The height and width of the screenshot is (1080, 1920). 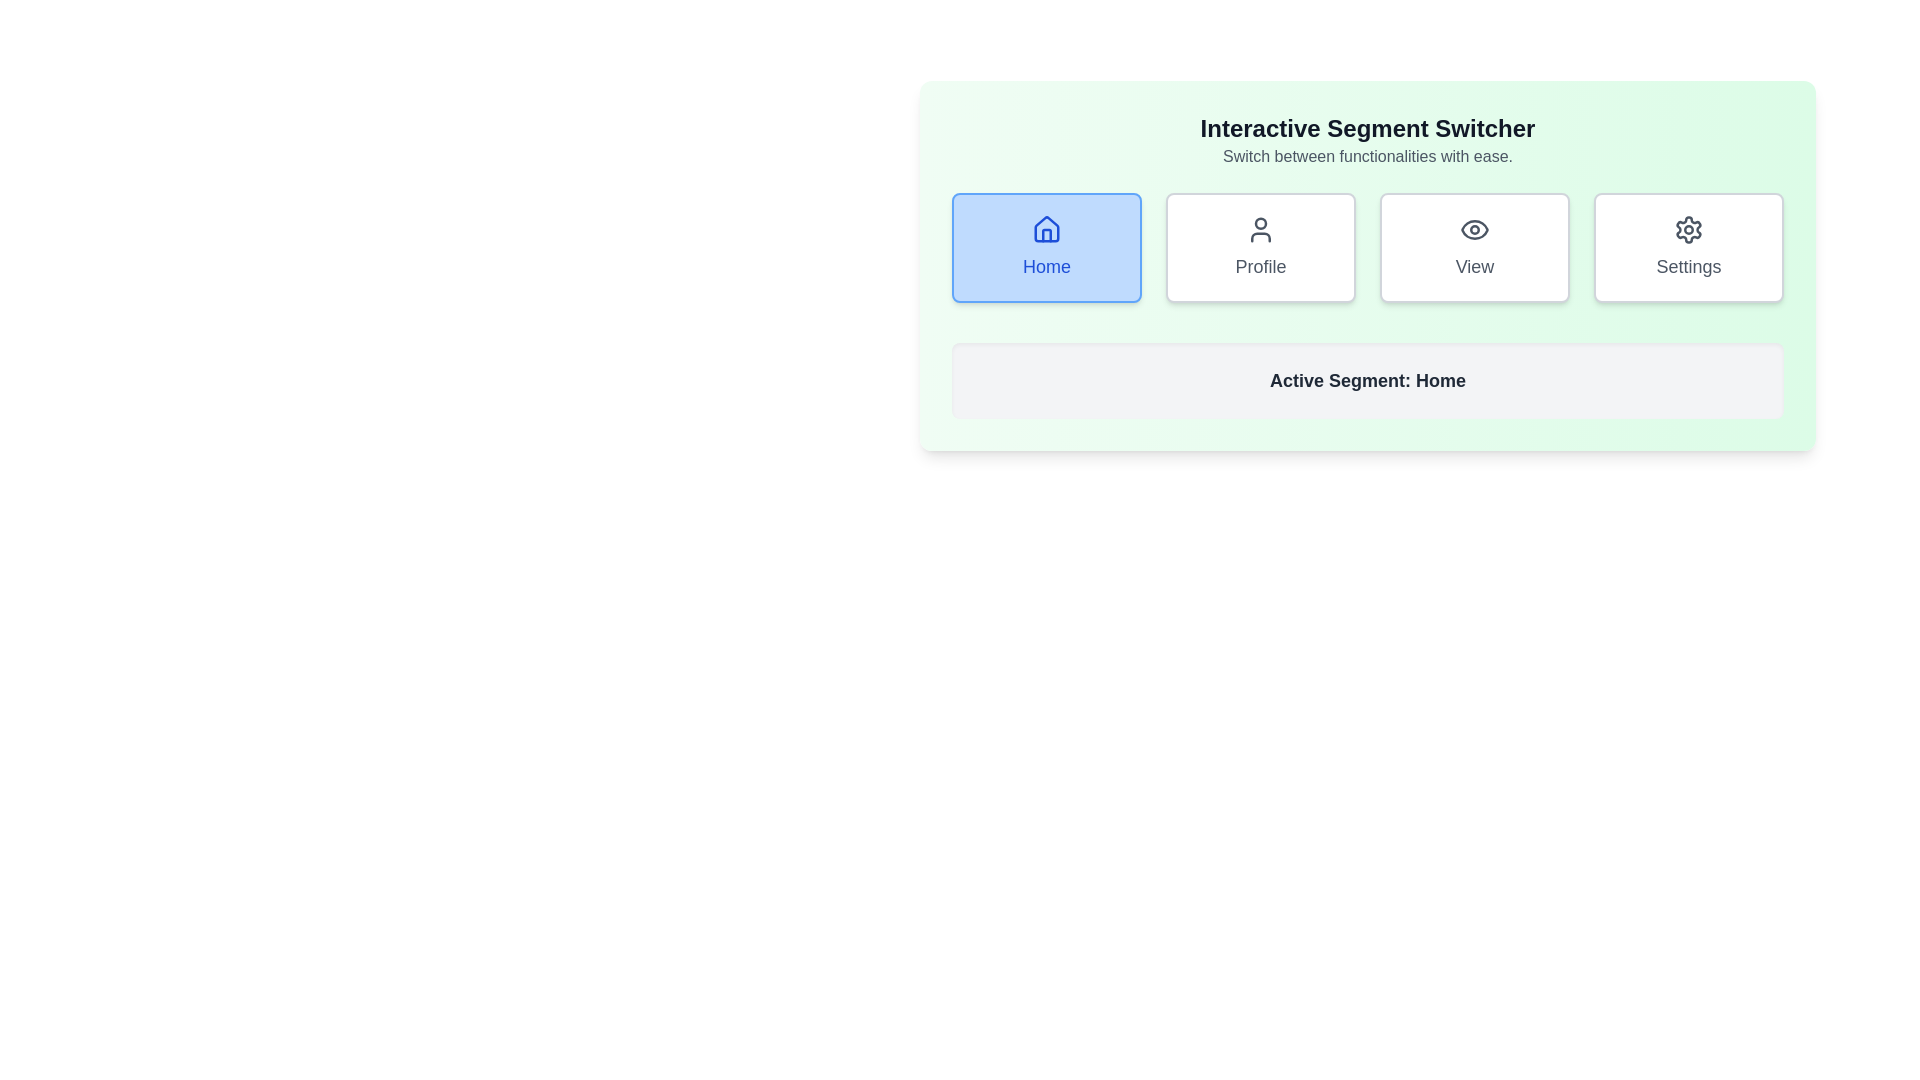 What do you see at coordinates (1260, 229) in the screenshot?
I see `the Profile icon located within the second button of the horizontally aligned group of buttons labeled Home, Profile, View, and Settings` at bounding box center [1260, 229].